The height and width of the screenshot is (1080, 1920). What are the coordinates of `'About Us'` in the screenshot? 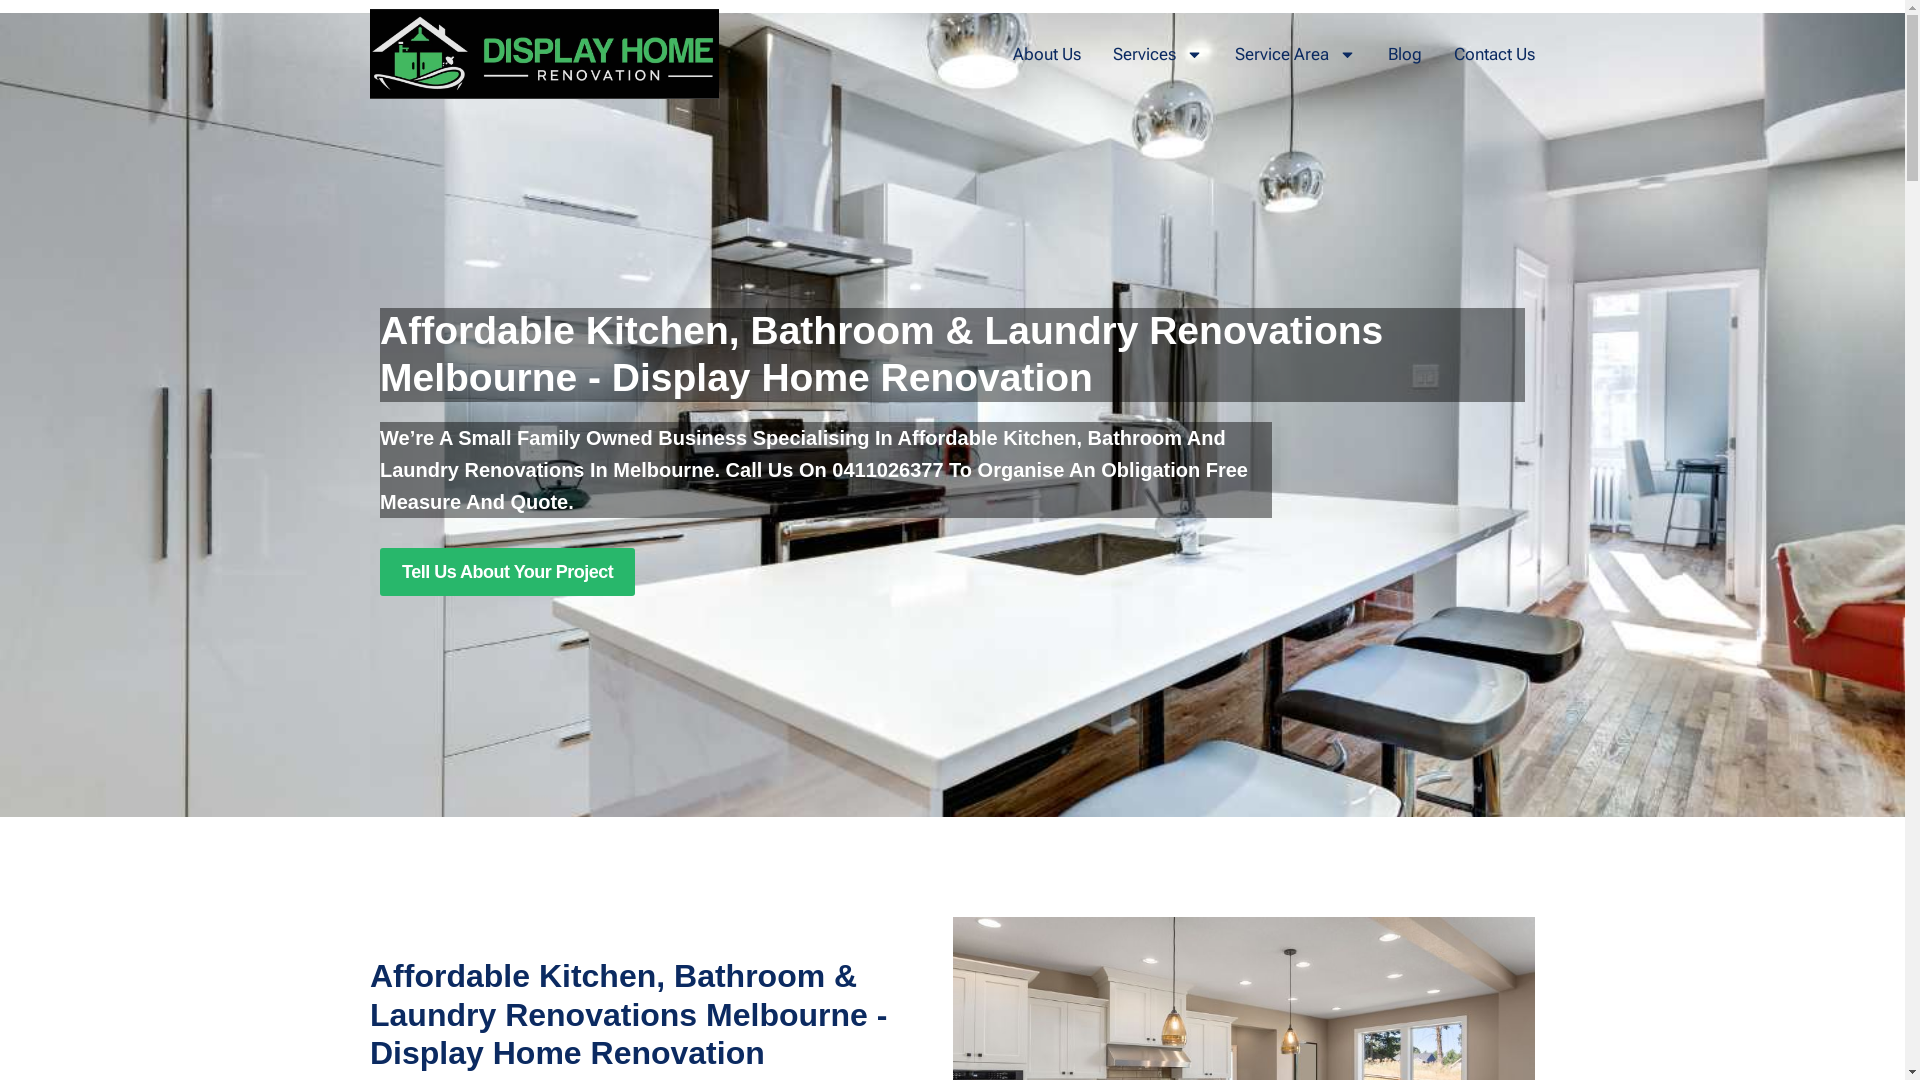 It's located at (1045, 53).